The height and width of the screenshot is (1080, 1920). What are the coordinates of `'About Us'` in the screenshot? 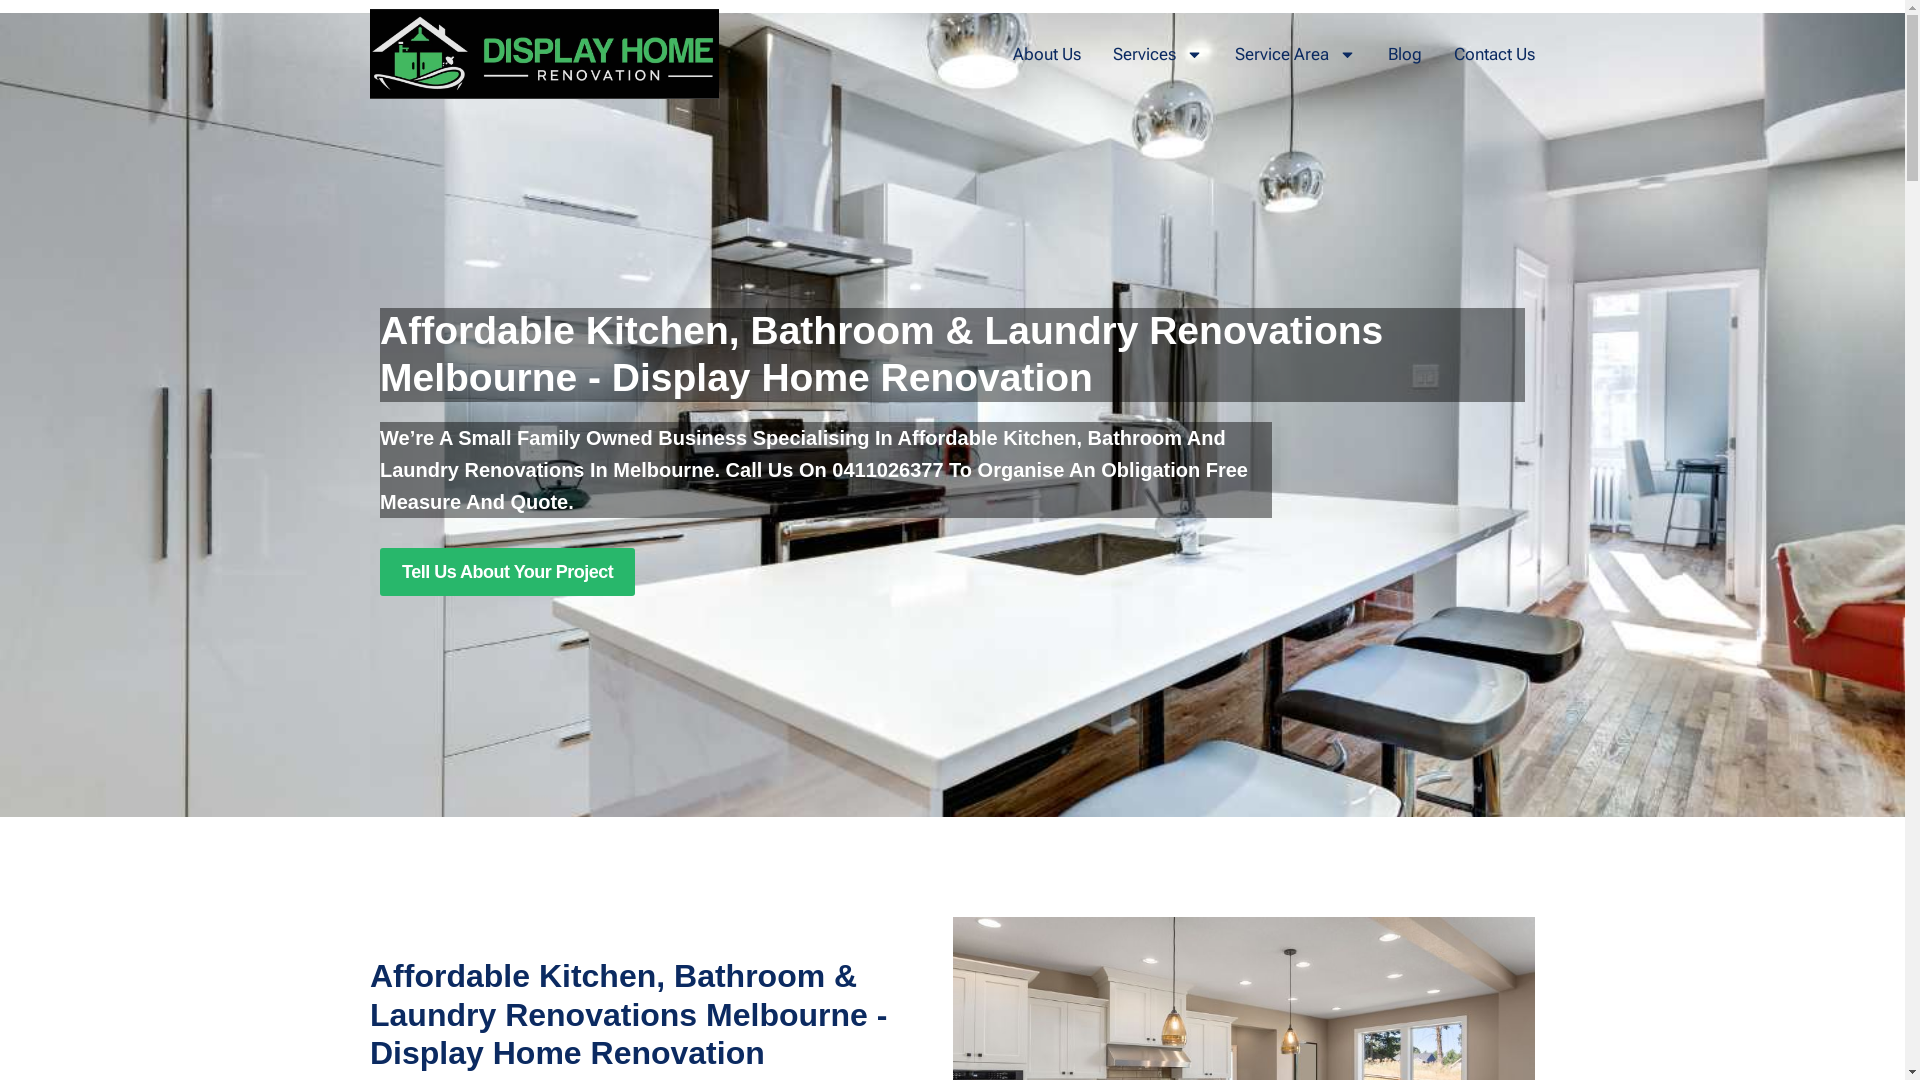 It's located at (1045, 53).